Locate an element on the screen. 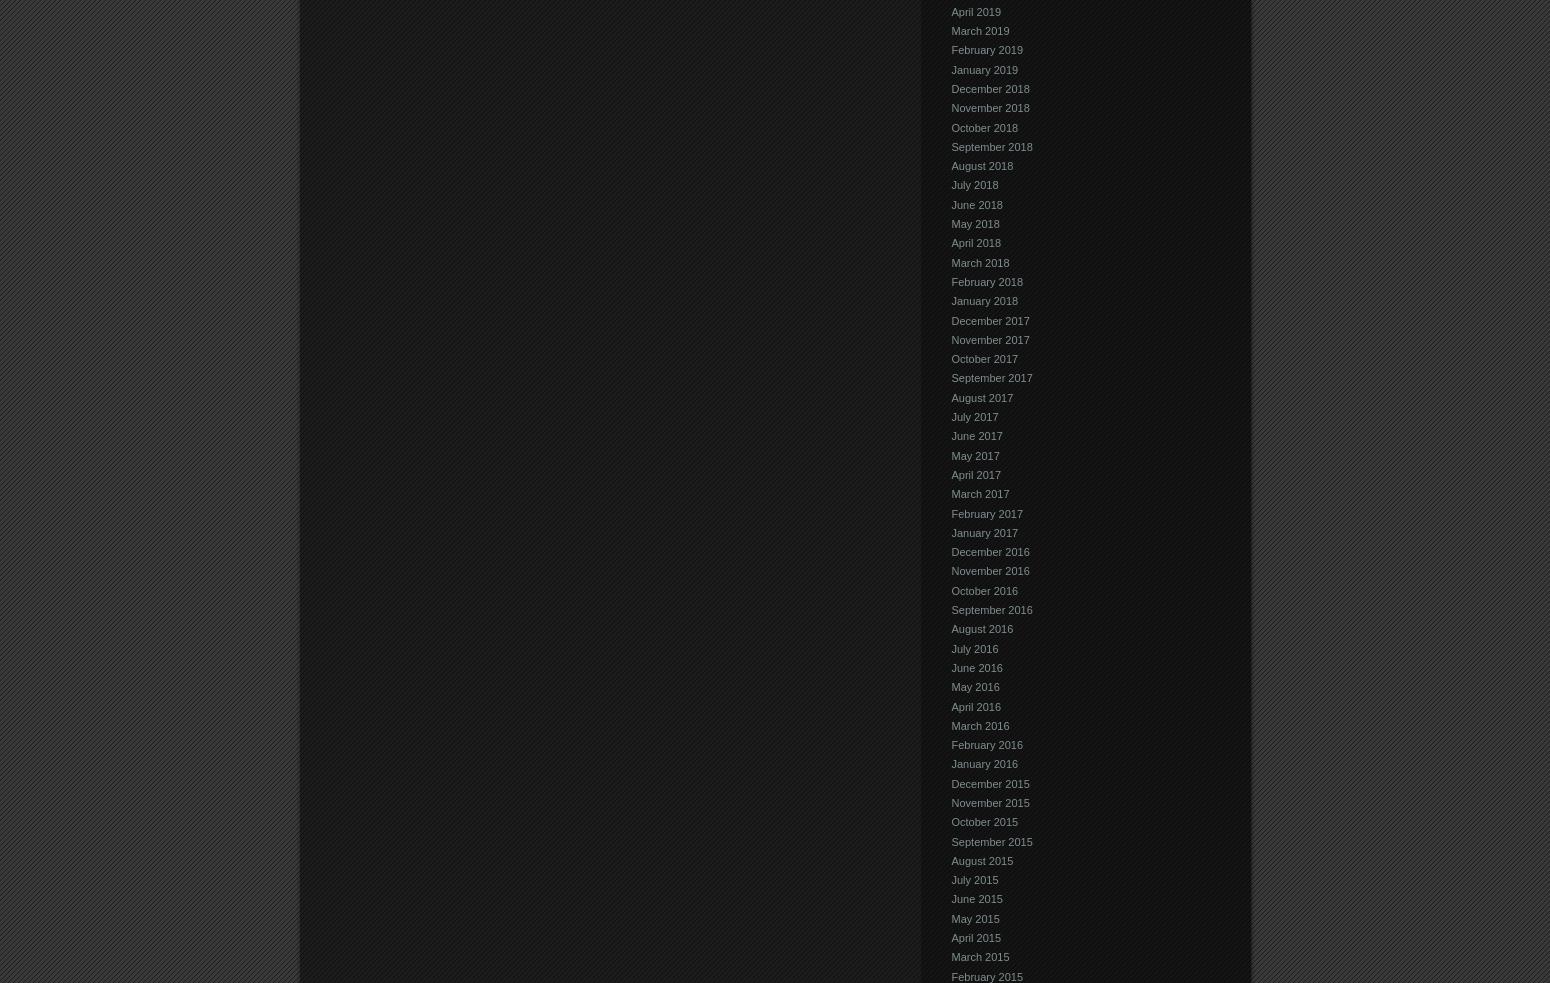 This screenshot has width=1550, height=983. 'May 2016' is located at coordinates (973, 686).